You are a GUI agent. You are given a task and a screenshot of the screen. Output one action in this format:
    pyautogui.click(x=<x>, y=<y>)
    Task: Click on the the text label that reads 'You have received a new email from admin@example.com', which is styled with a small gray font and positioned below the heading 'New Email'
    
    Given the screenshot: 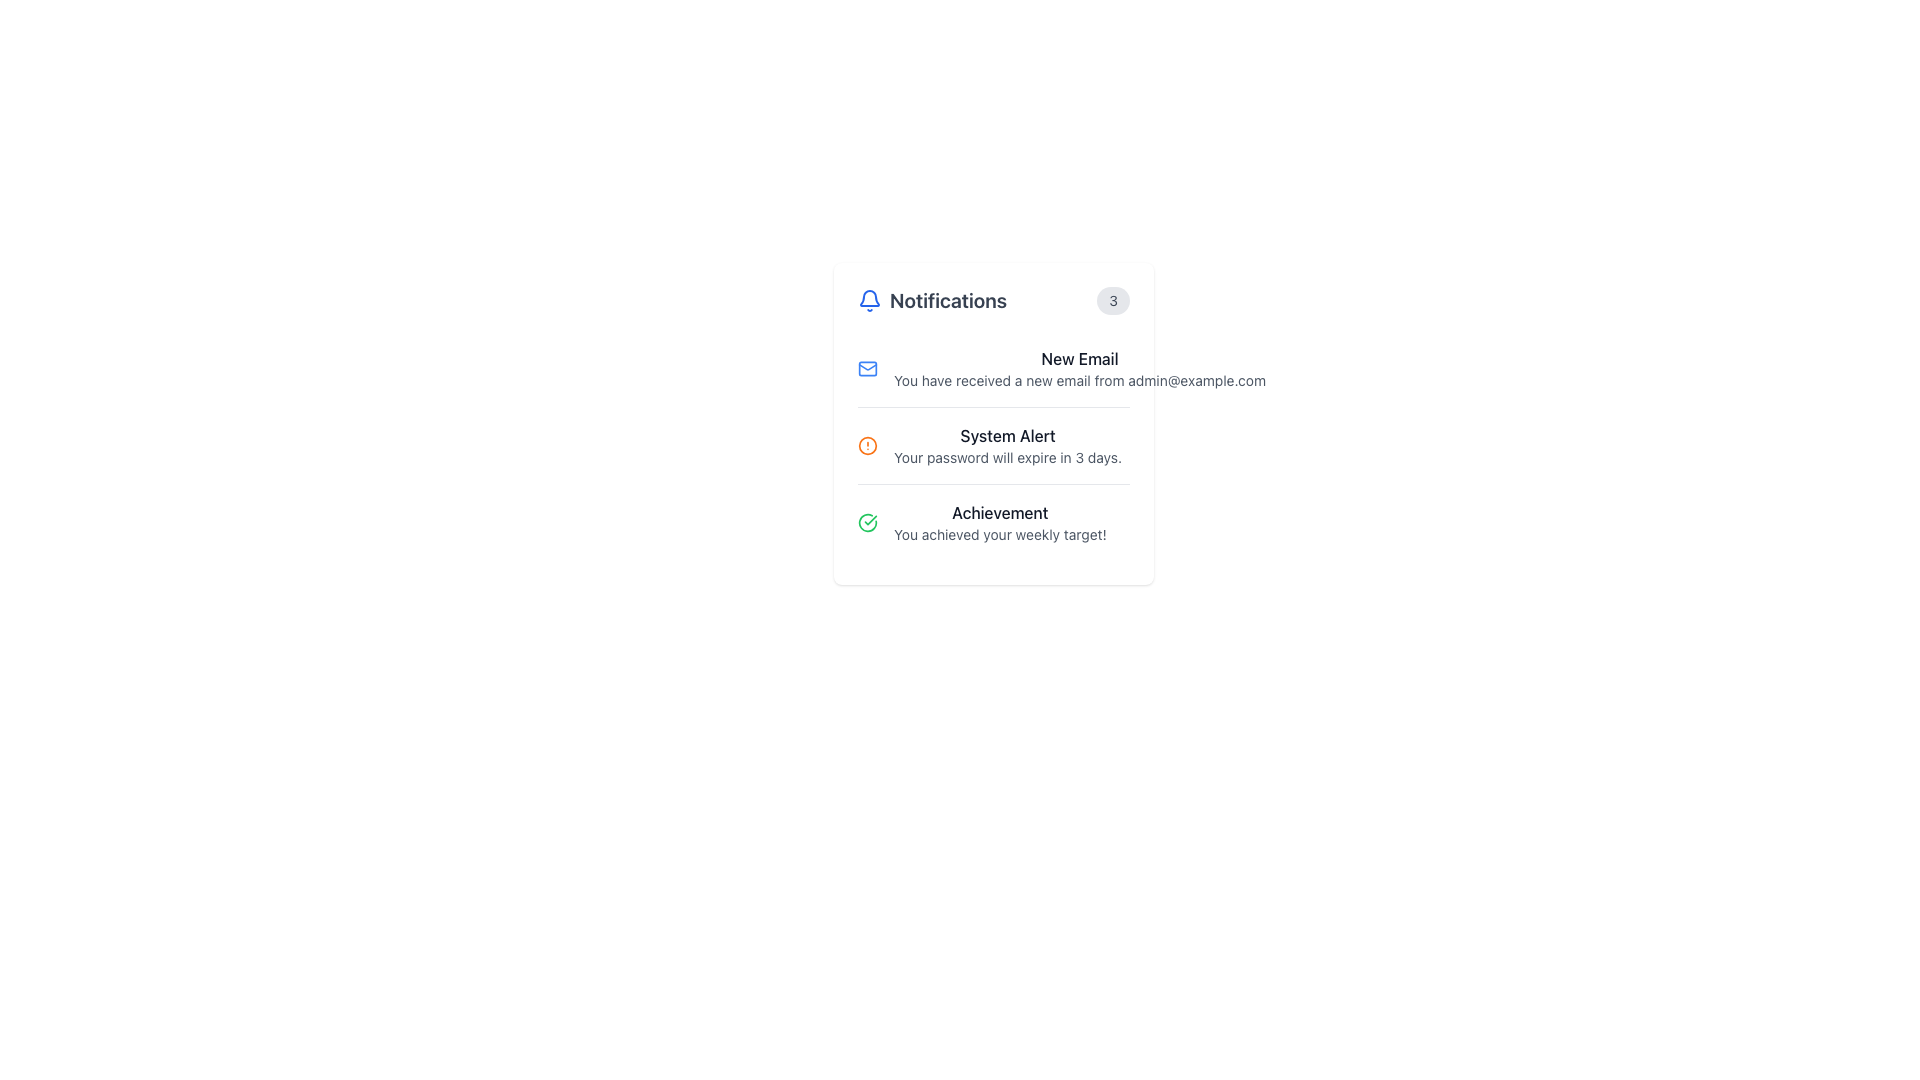 What is the action you would take?
    pyautogui.click(x=1079, y=381)
    